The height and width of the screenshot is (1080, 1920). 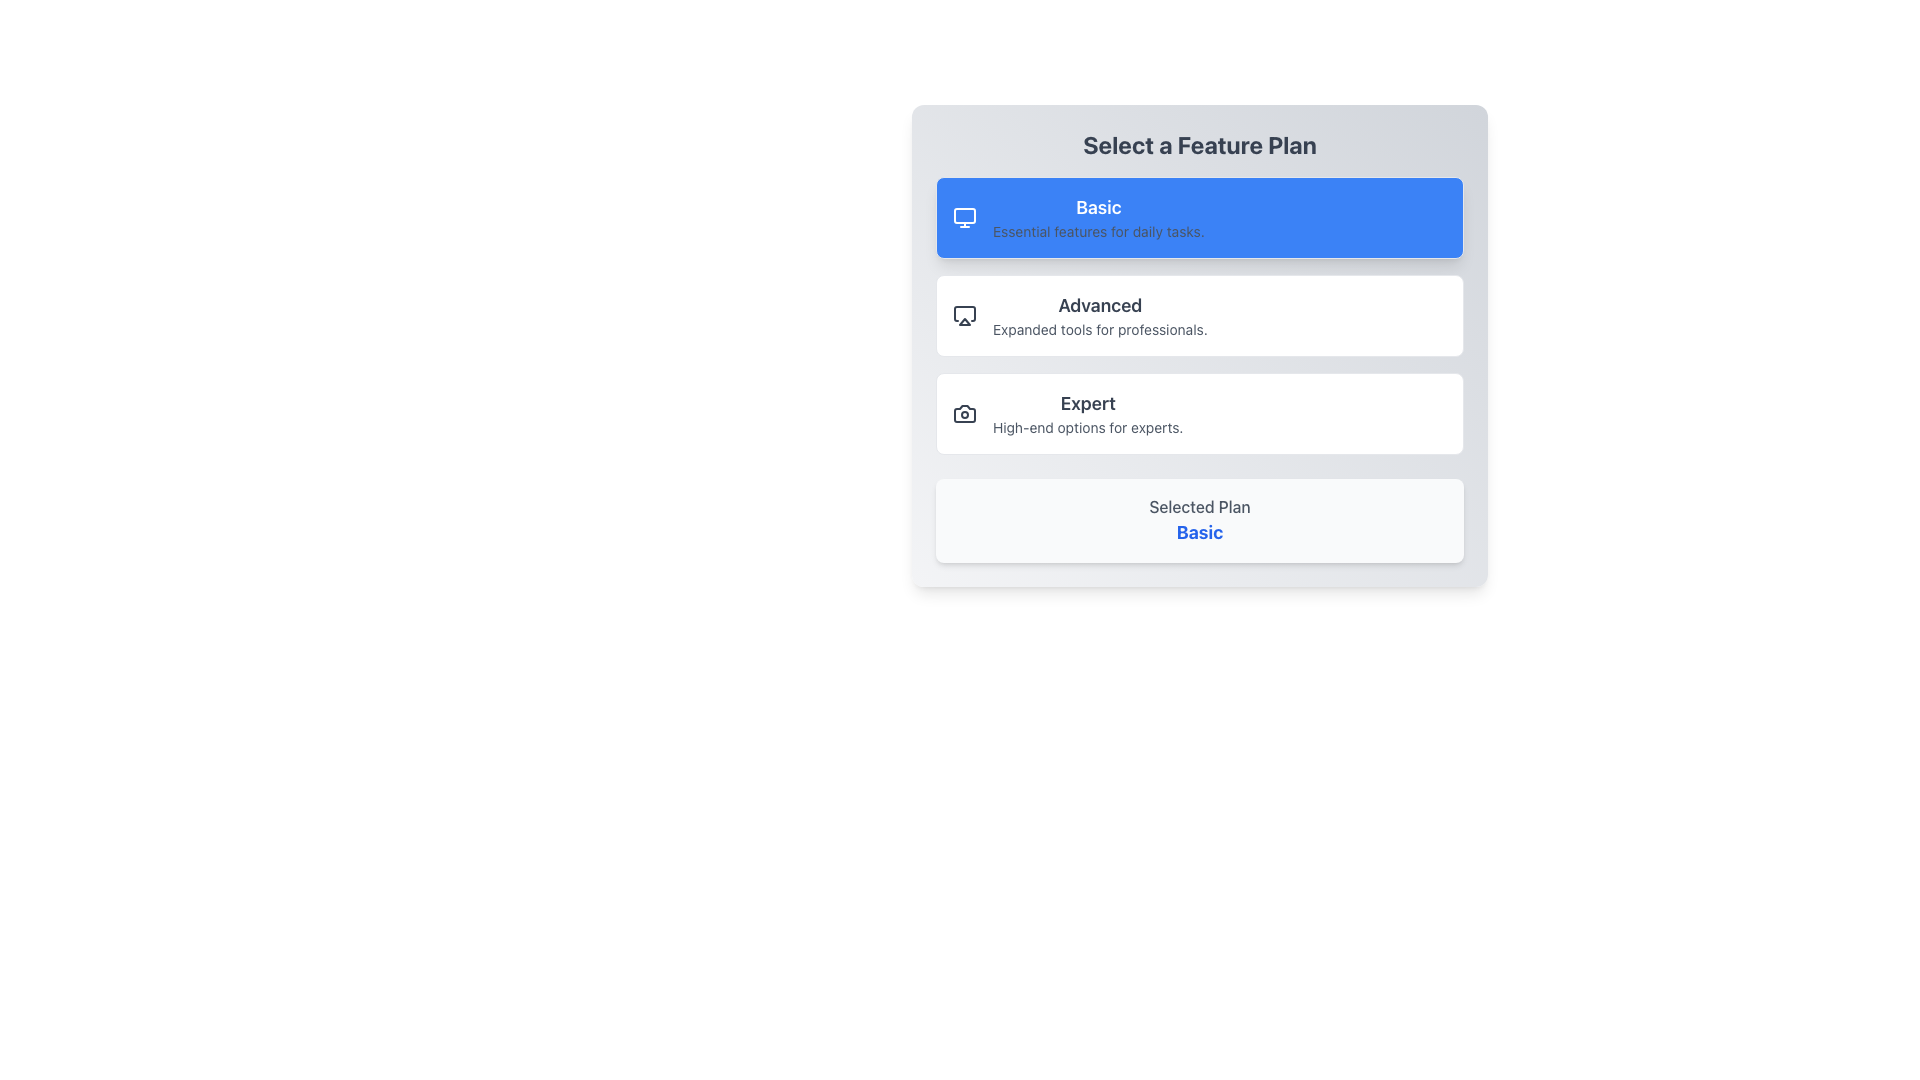 What do you see at coordinates (1200, 505) in the screenshot?
I see `'Selected Plan' text label, which is a medium weight light gray text located above the 'Basic' text in the 'Select a Feature Plan' interface` at bounding box center [1200, 505].